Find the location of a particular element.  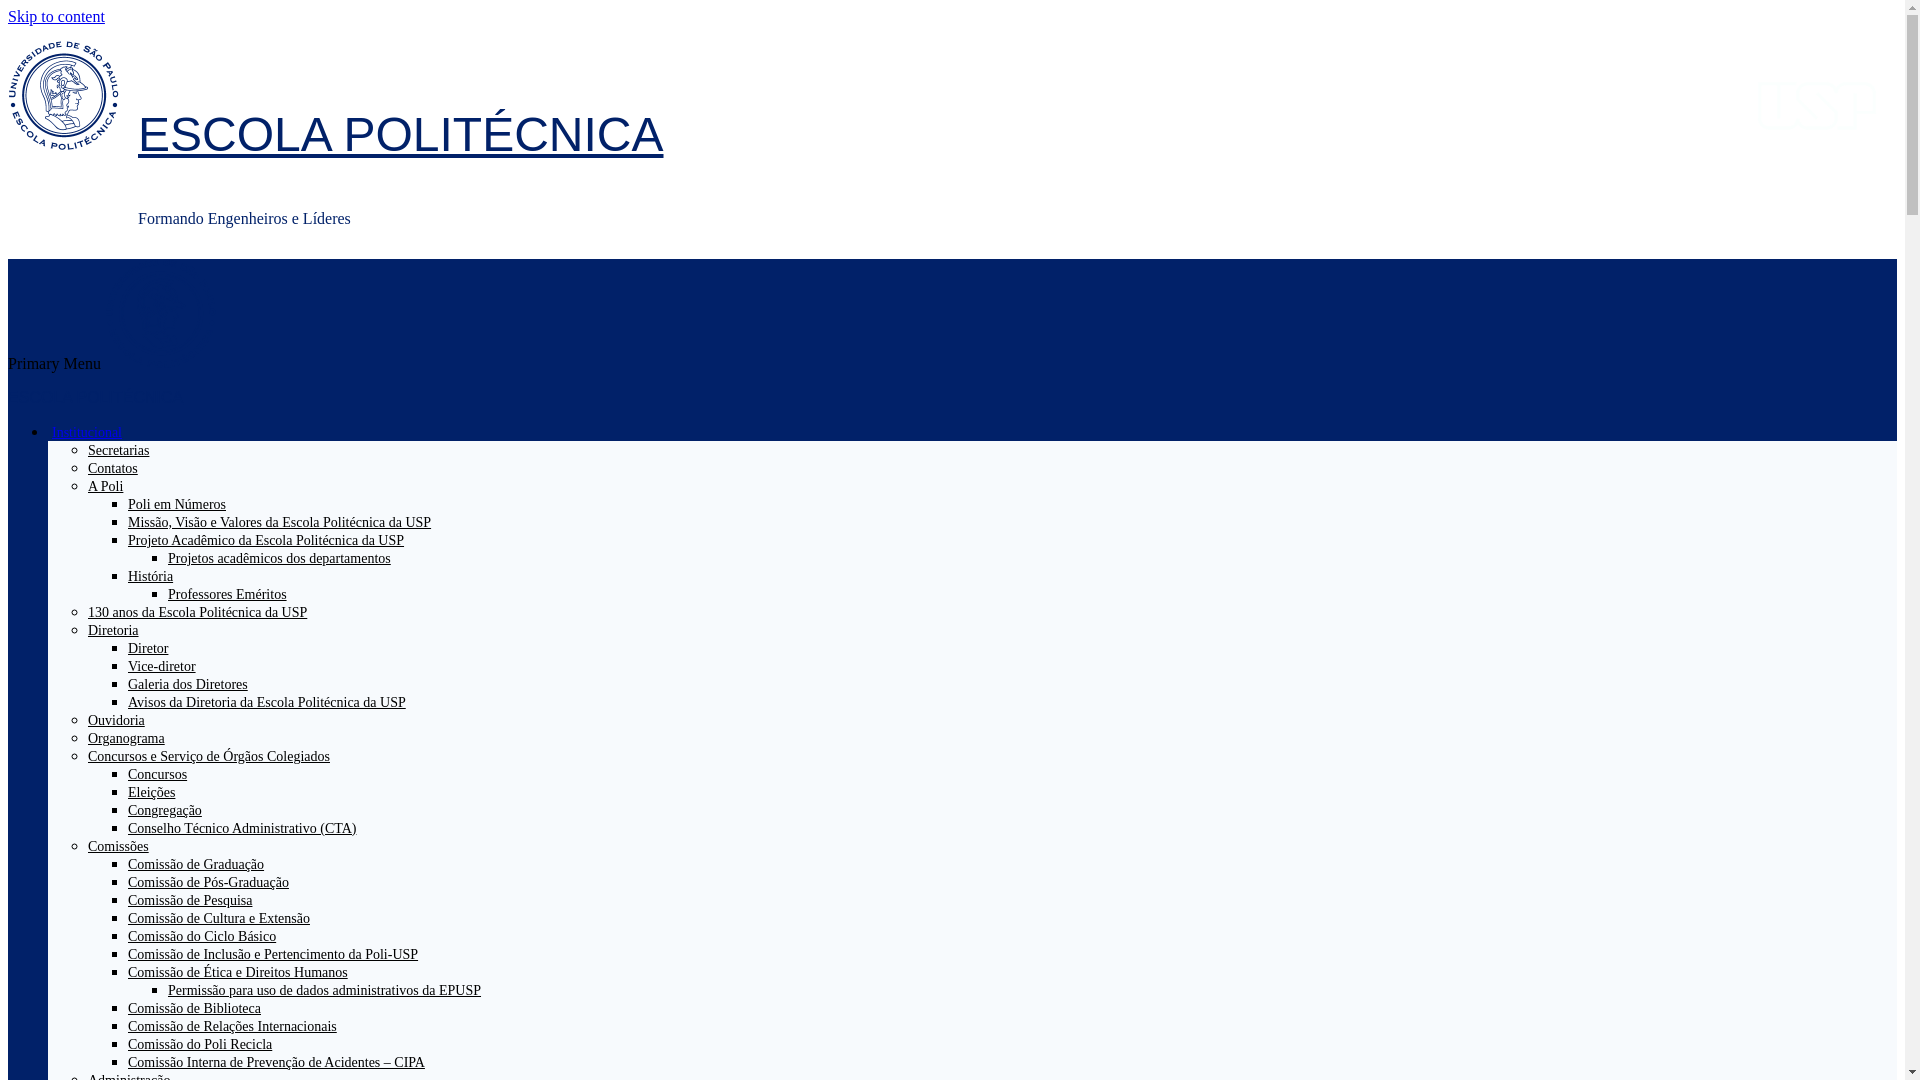

'Vice-diretor' is located at coordinates (162, 666).